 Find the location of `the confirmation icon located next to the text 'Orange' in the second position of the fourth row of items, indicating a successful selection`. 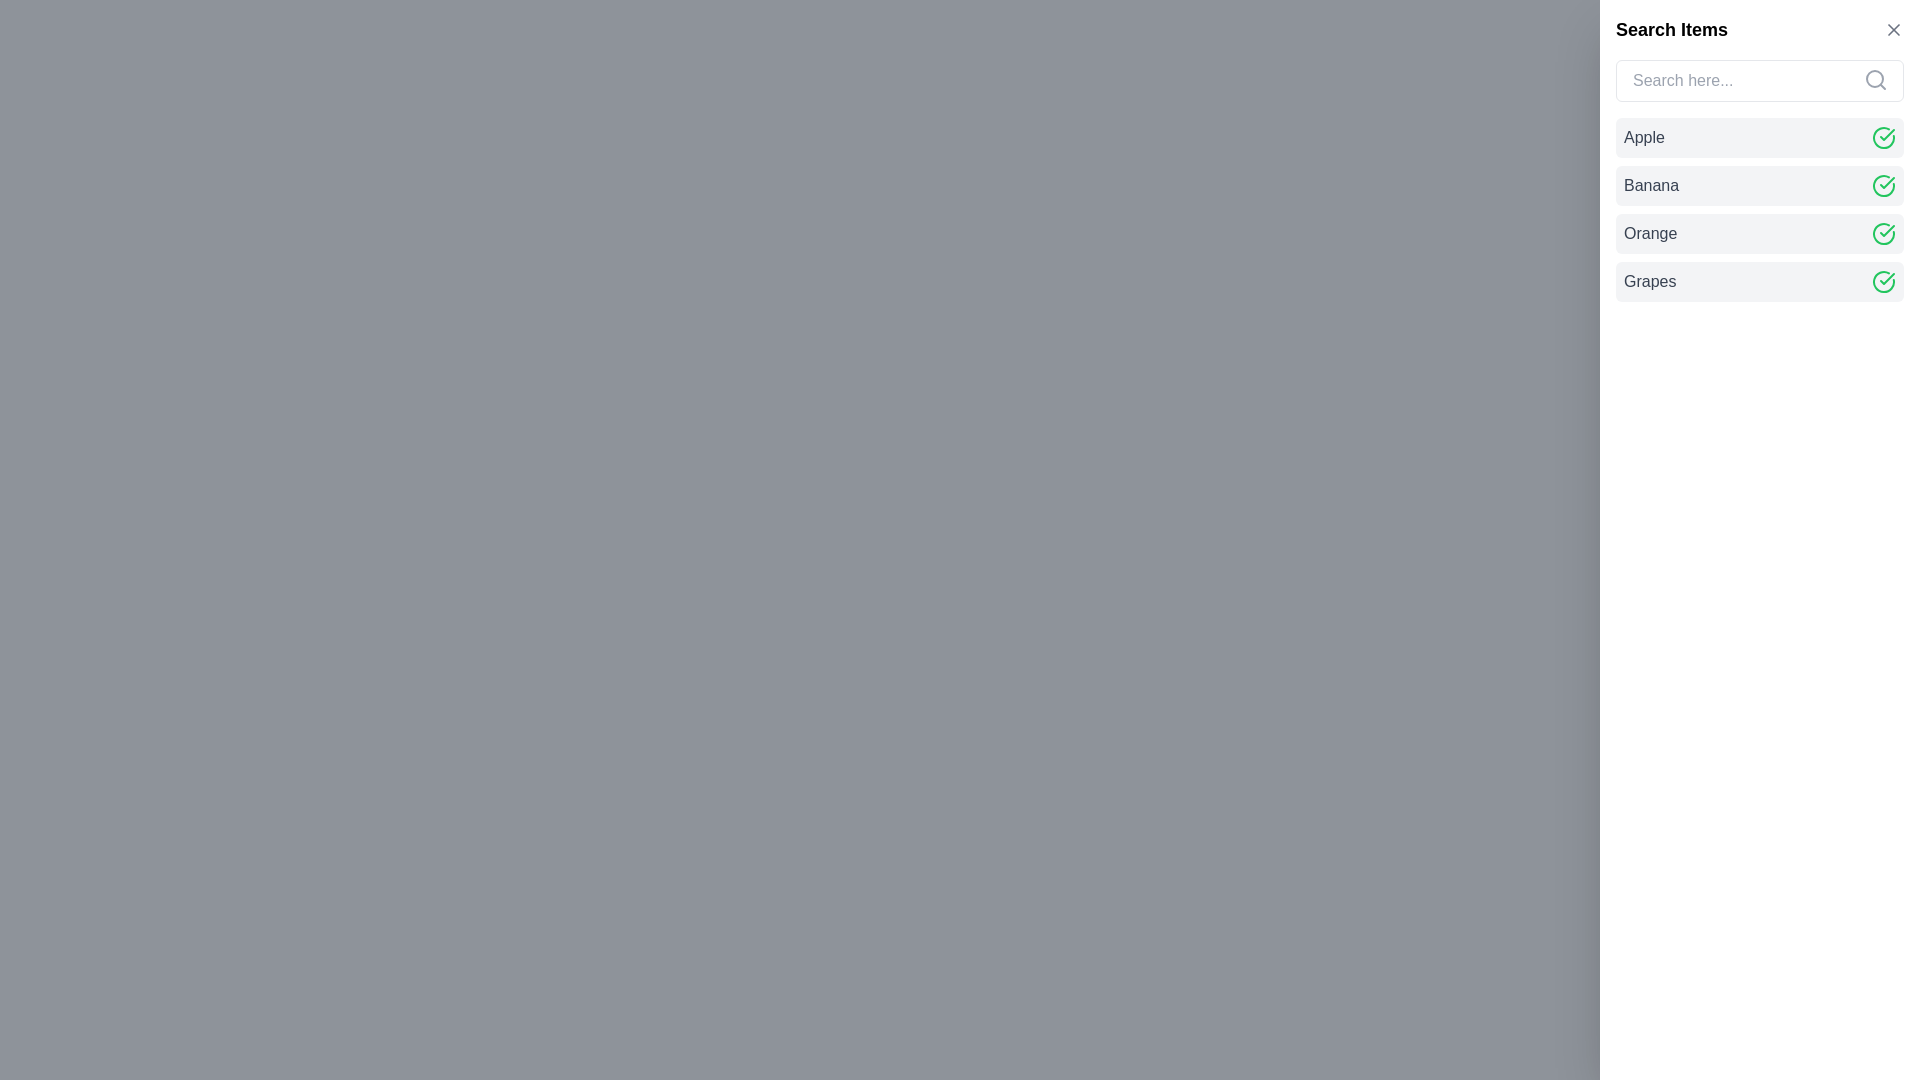

the confirmation icon located next to the text 'Orange' in the second position of the fourth row of items, indicating a successful selection is located at coordinates (1882, 233).